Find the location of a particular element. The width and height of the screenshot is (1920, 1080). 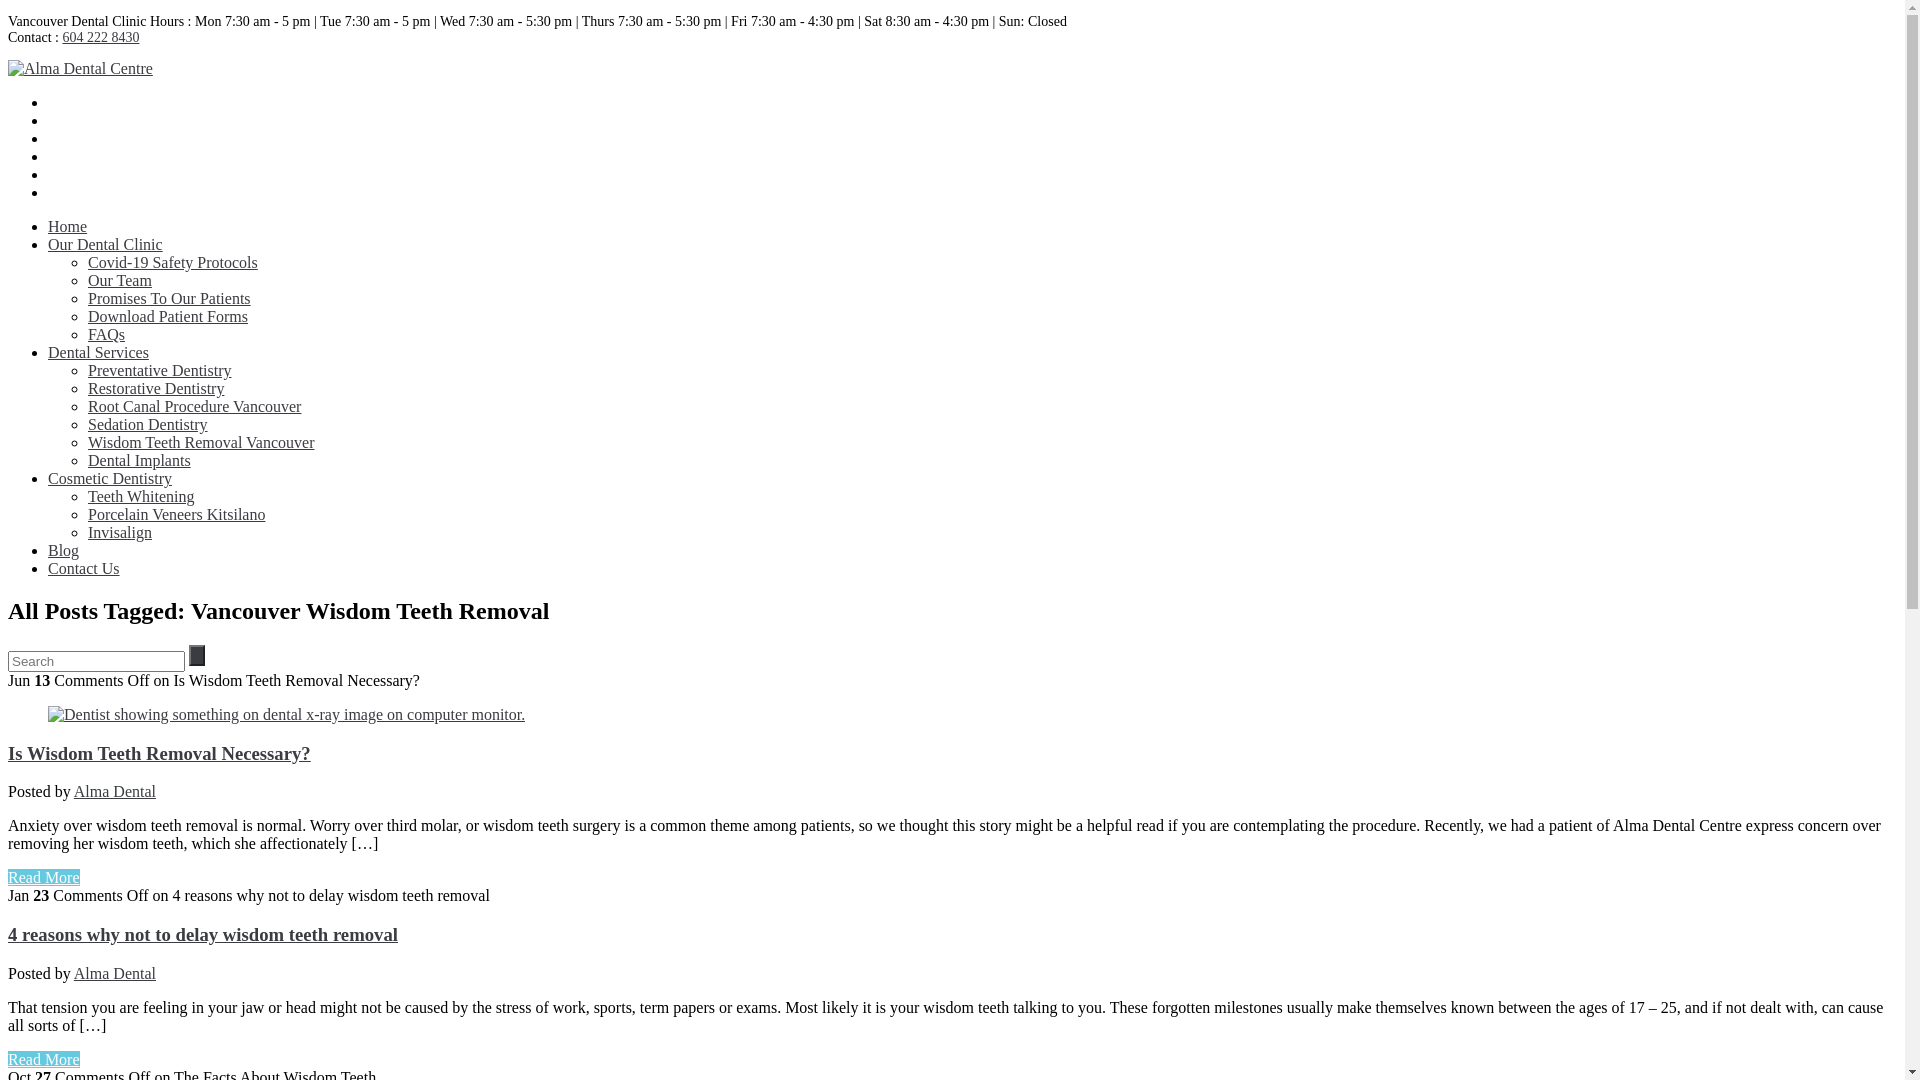

'Contact Us' is located at coordinates (82, 568).